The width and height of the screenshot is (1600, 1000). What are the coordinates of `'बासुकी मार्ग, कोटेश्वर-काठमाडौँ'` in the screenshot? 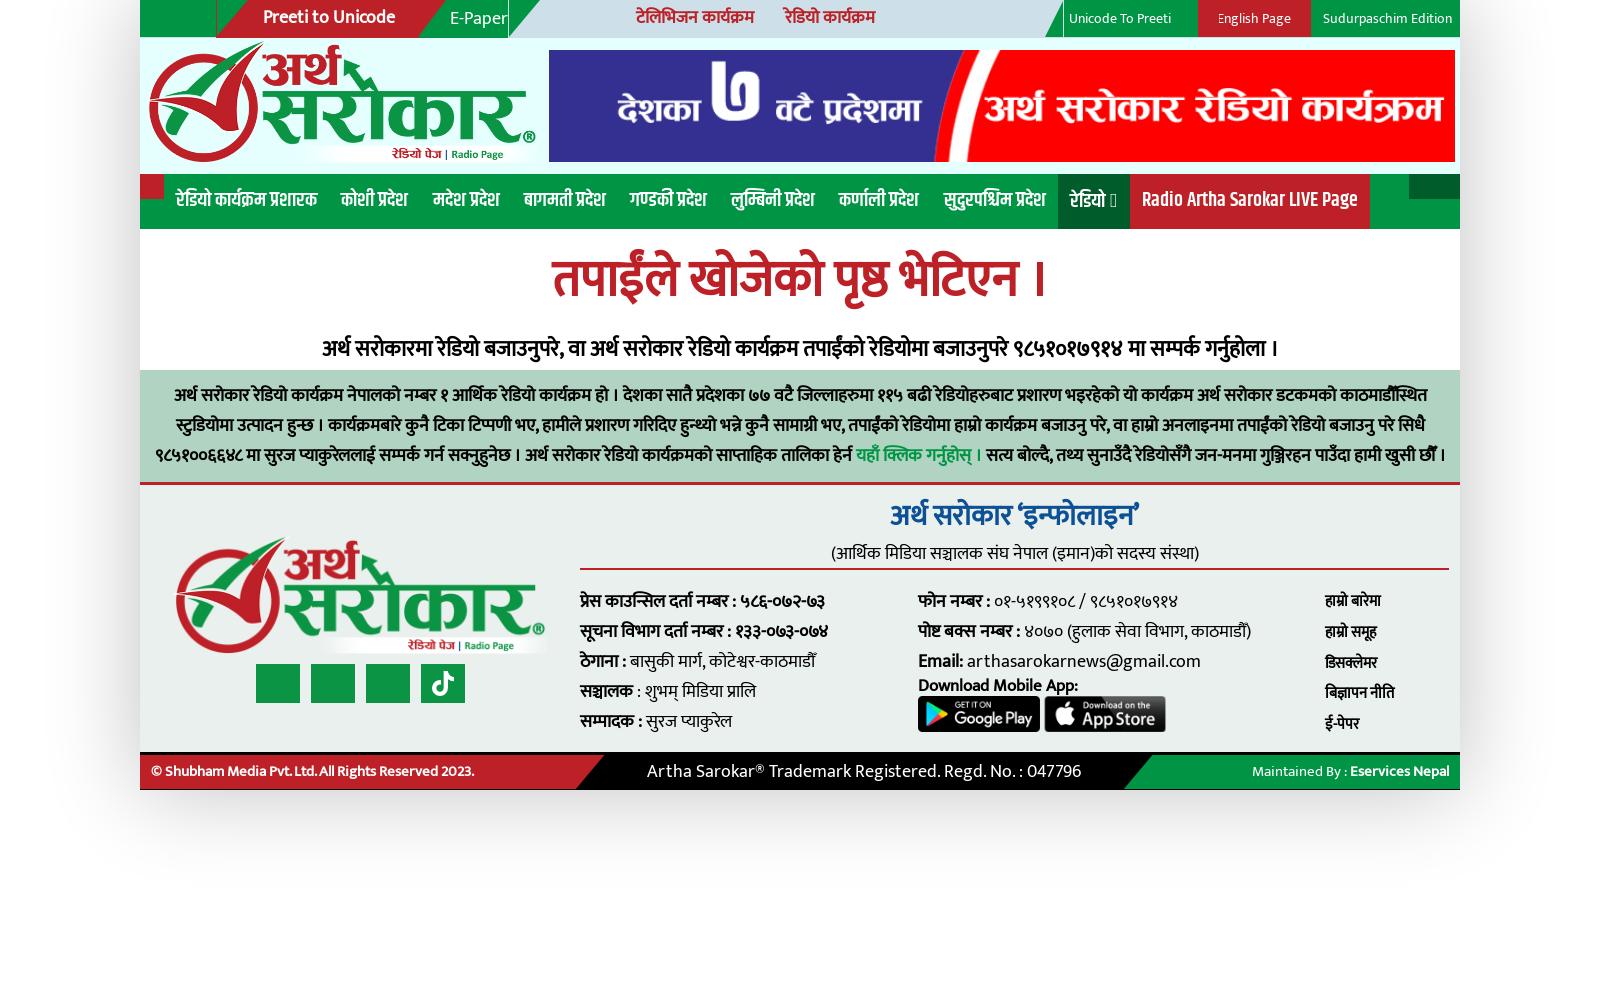 It's located at (567, 599).